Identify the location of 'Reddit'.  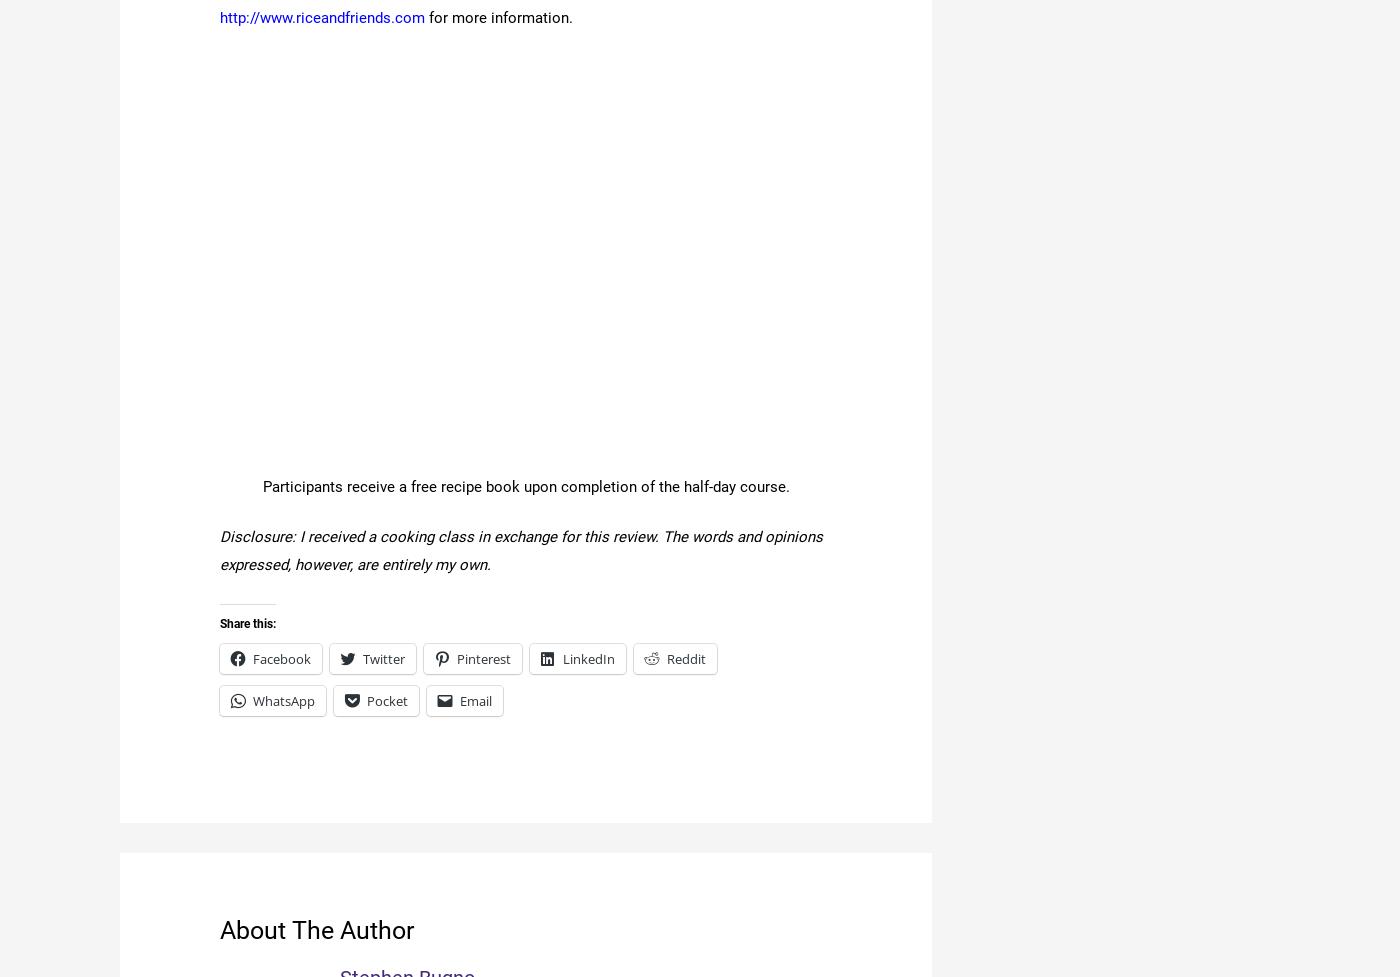
(686, 658).